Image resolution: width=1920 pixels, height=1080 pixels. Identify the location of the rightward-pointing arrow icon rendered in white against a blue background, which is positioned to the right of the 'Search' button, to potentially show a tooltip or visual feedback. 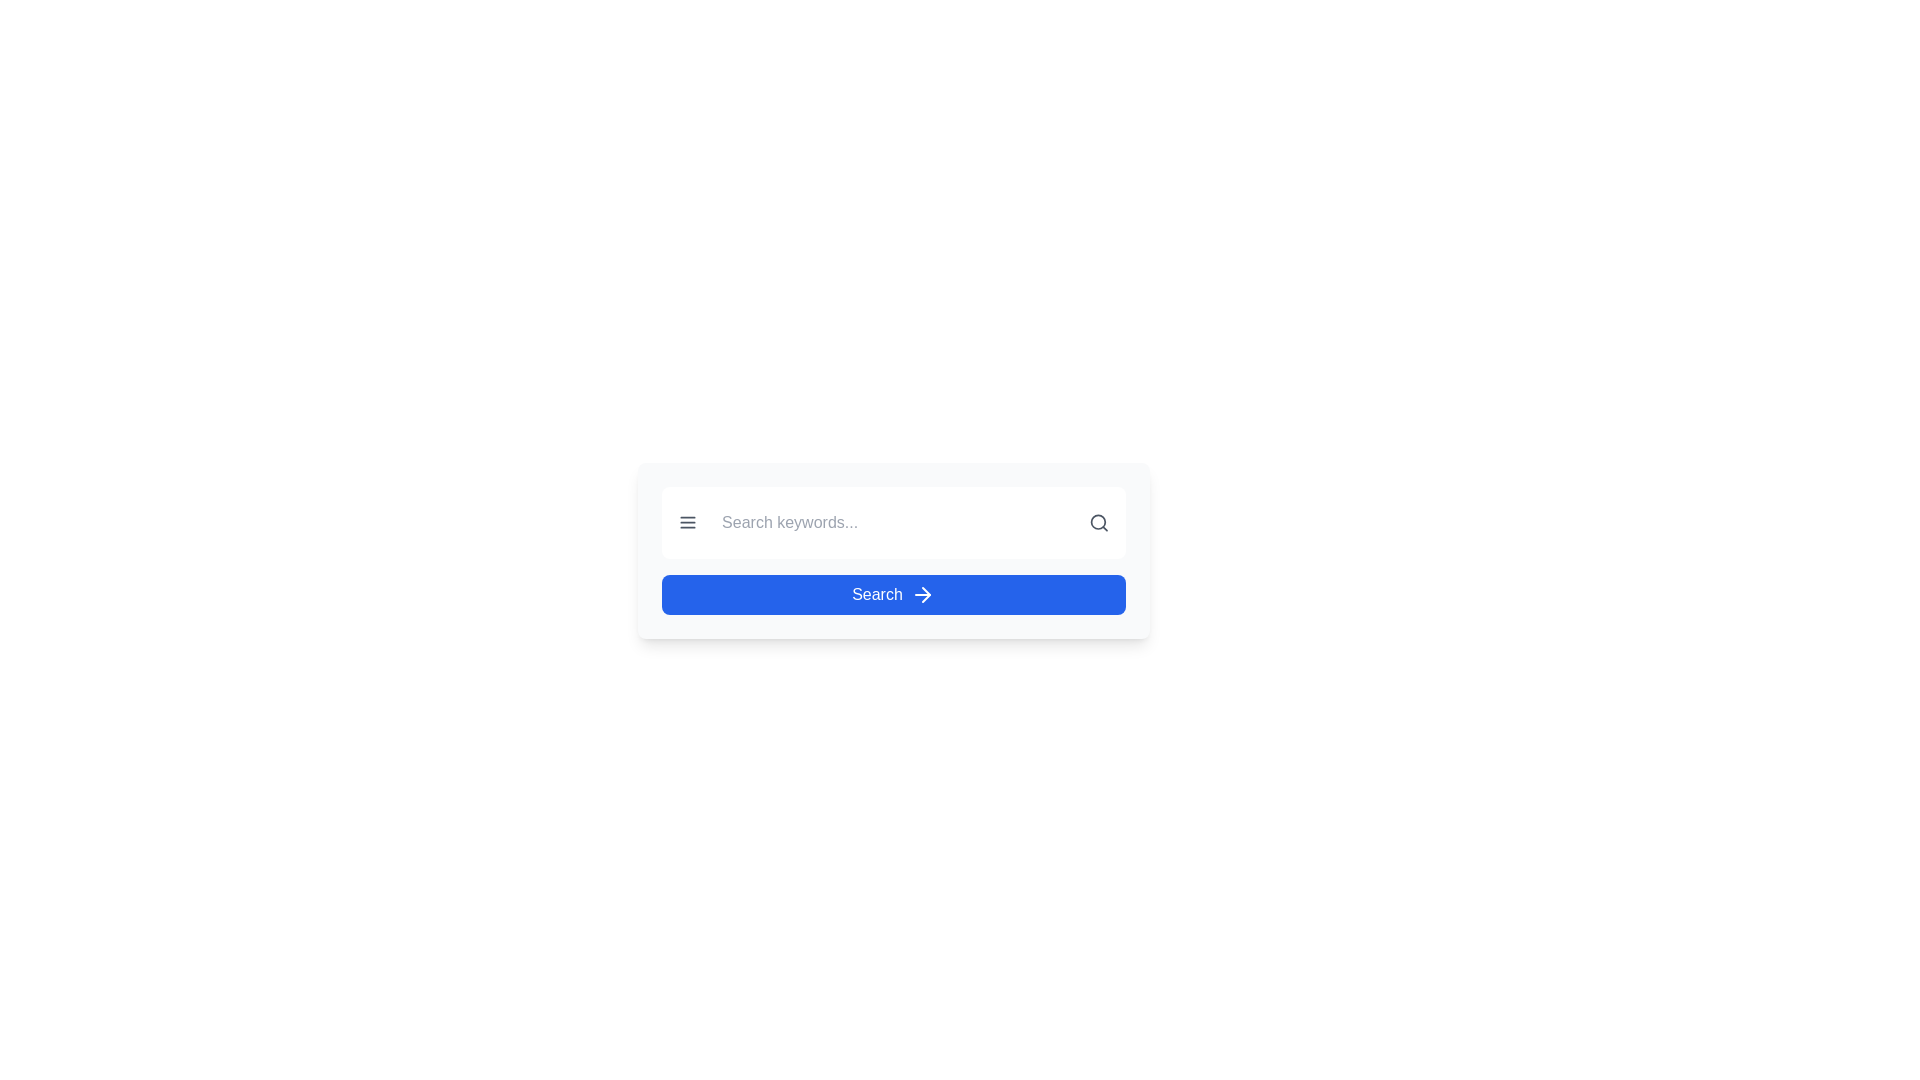
(921, 593).